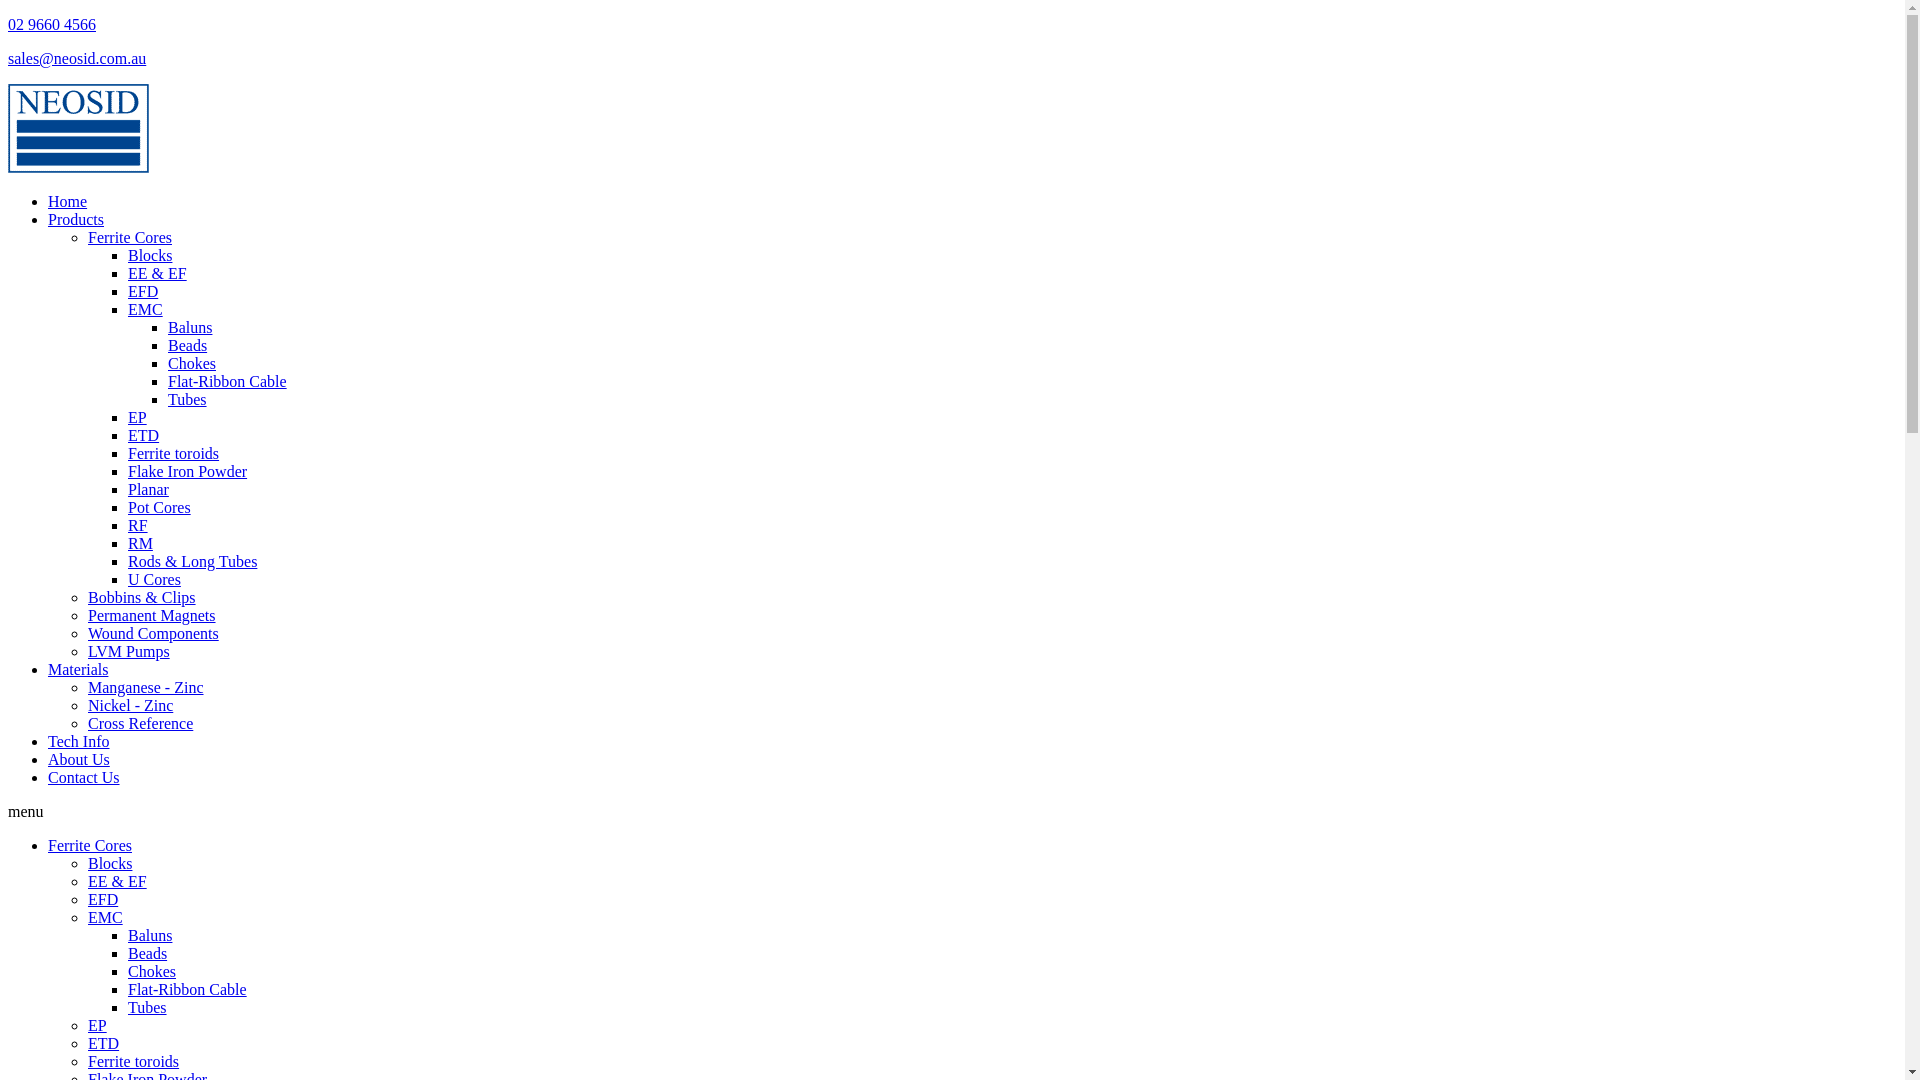 The width and height of the screenshot is (1920, 1080). What do you see at coordinates (137, 524) in the screenshot?
I see `'RF'` at bounding box center [137, 524].